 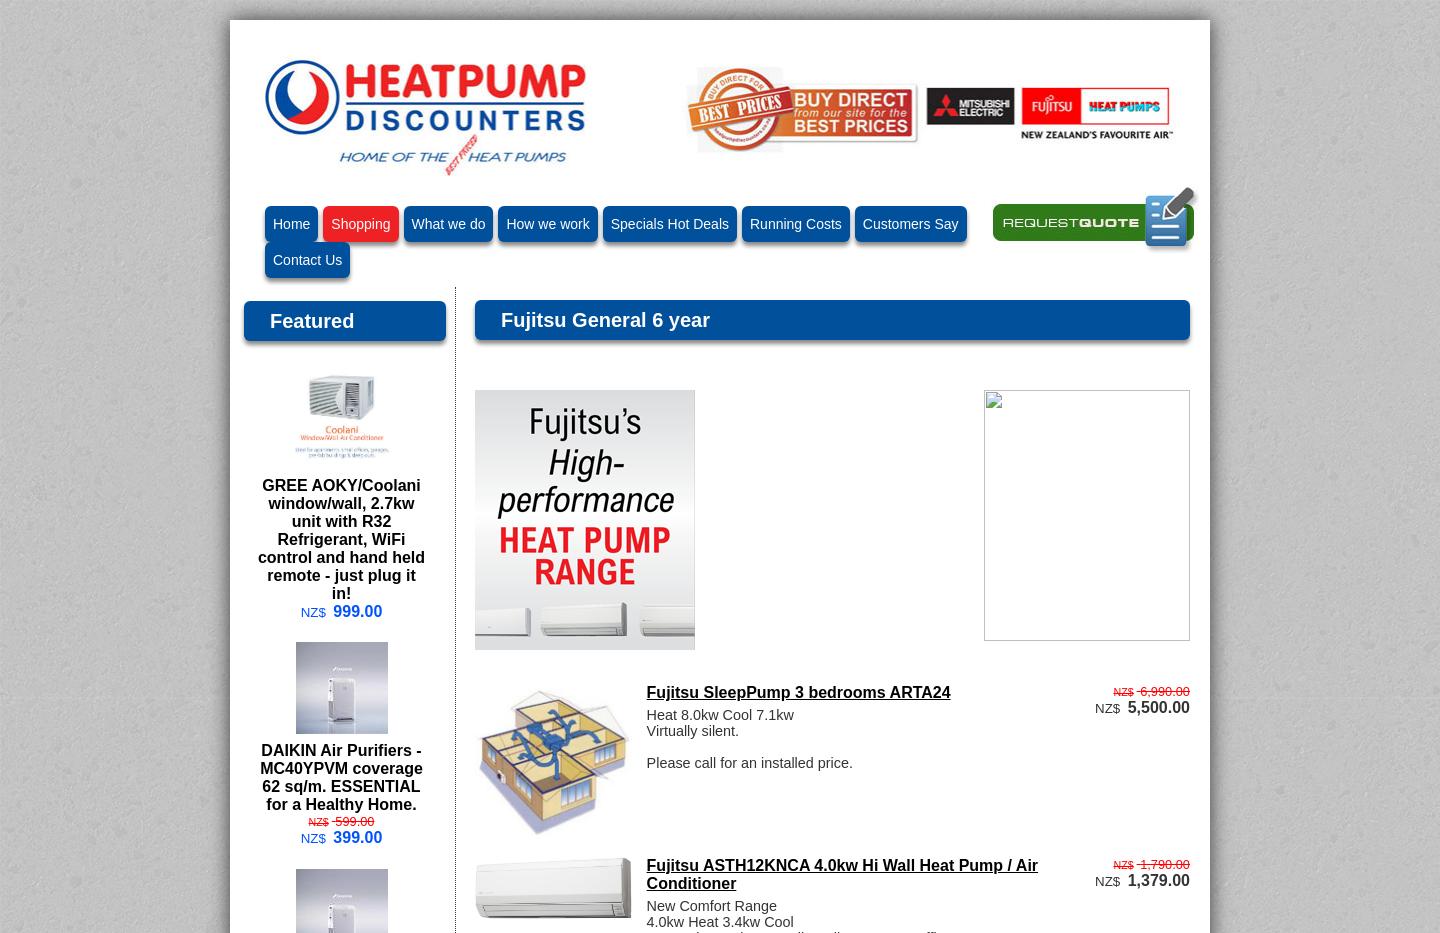 What do you see at coordinates (333, 836) in the screenshot?
I see `'399.00'` at bounding box center [333, 836].